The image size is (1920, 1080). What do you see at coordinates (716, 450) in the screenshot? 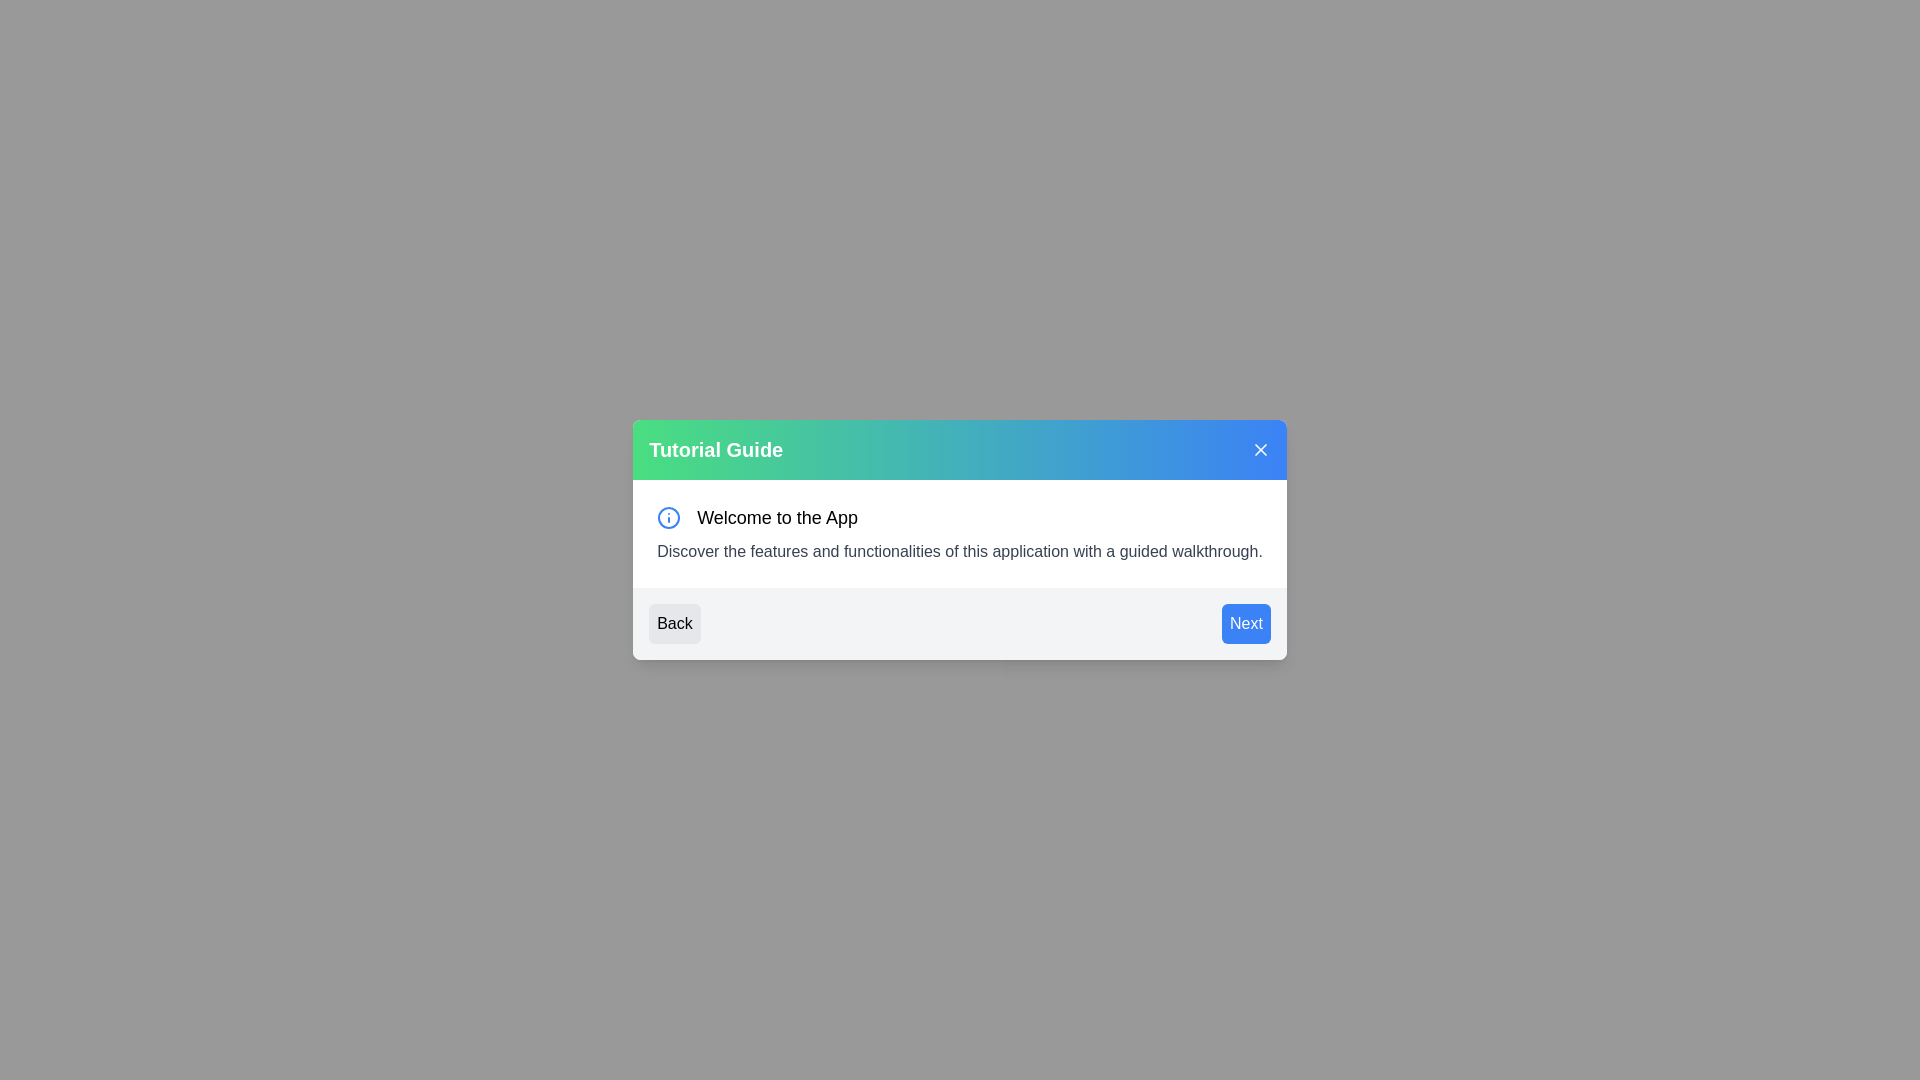
I see `the 'Tutorial Guide' text label, which is a bold, large-sized component located in the upper-left corner of a gradient-colored header bar` at bounding box center [716, 450].